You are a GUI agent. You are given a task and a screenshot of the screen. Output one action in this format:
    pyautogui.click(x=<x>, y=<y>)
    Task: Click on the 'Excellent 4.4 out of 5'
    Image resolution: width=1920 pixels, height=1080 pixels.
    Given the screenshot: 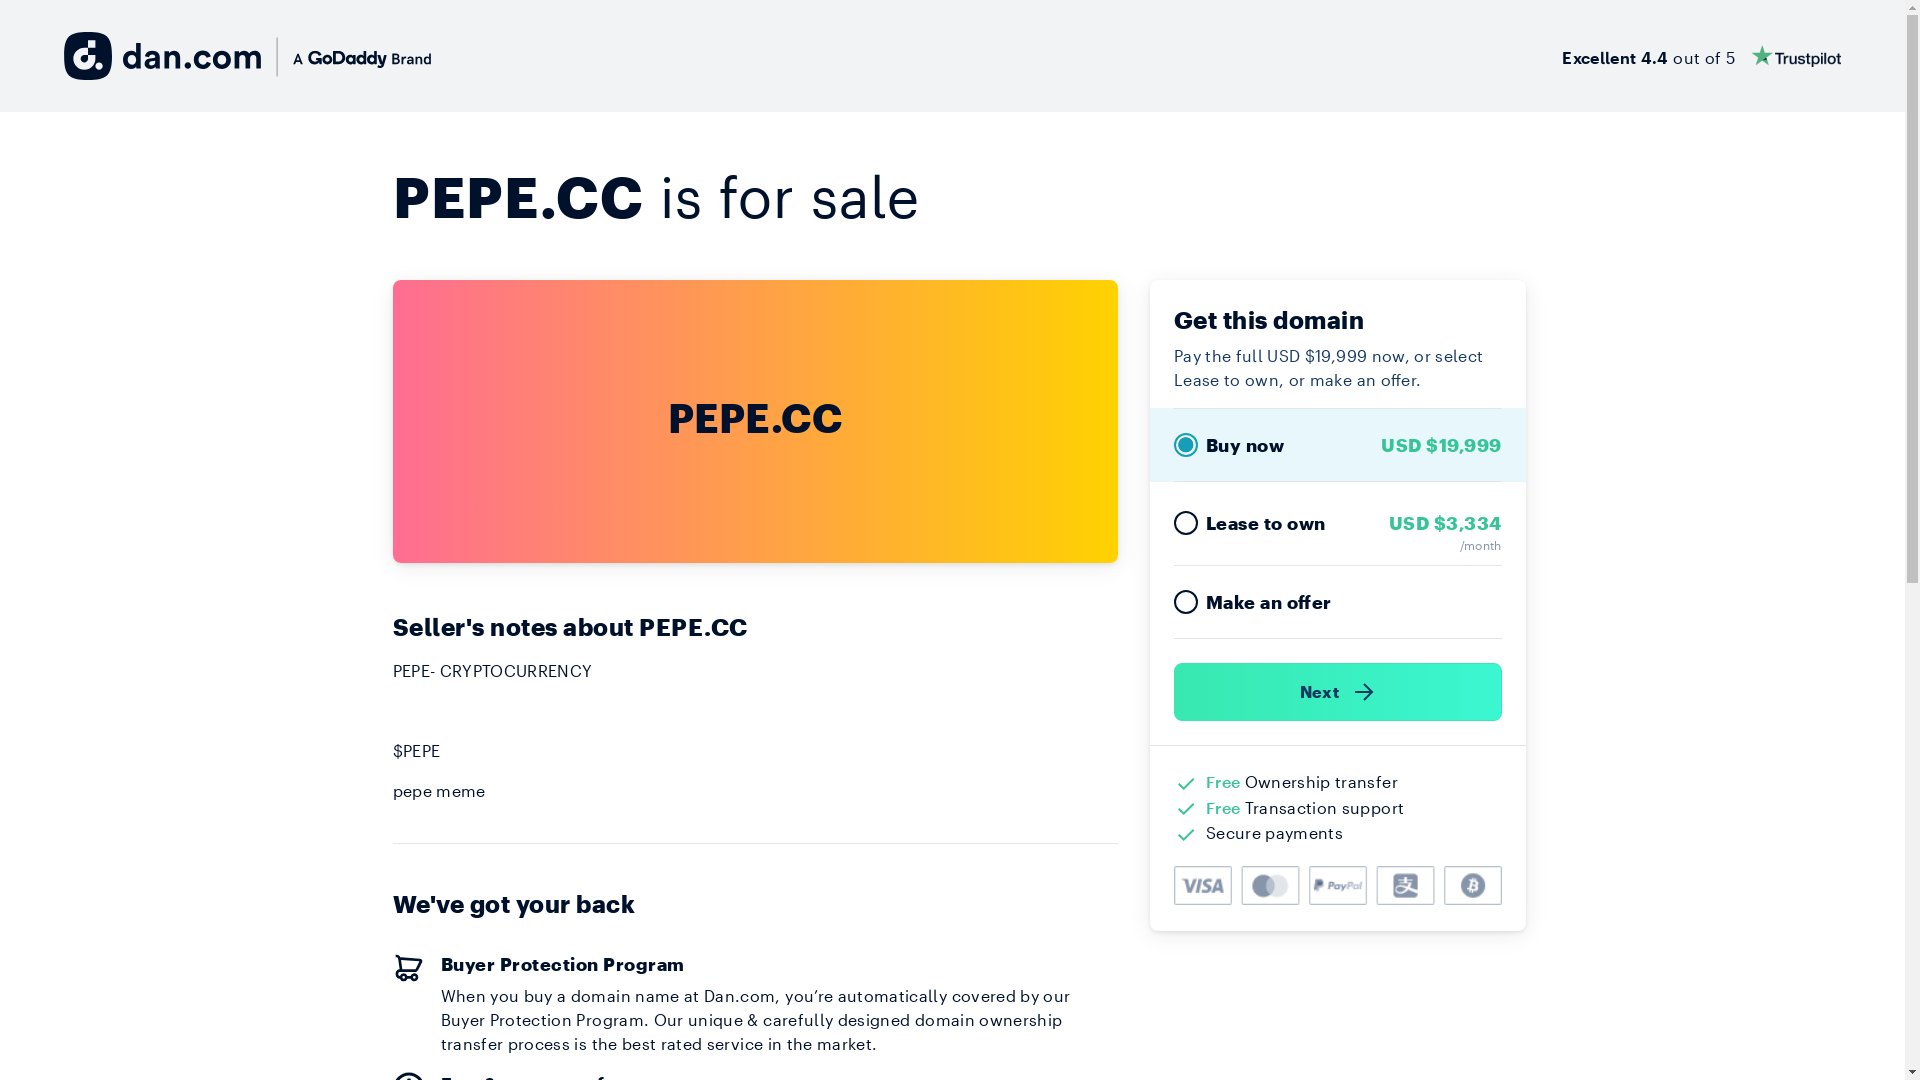 What is the action you would take?
    pyautogui.click(x=1700, y=55)
    